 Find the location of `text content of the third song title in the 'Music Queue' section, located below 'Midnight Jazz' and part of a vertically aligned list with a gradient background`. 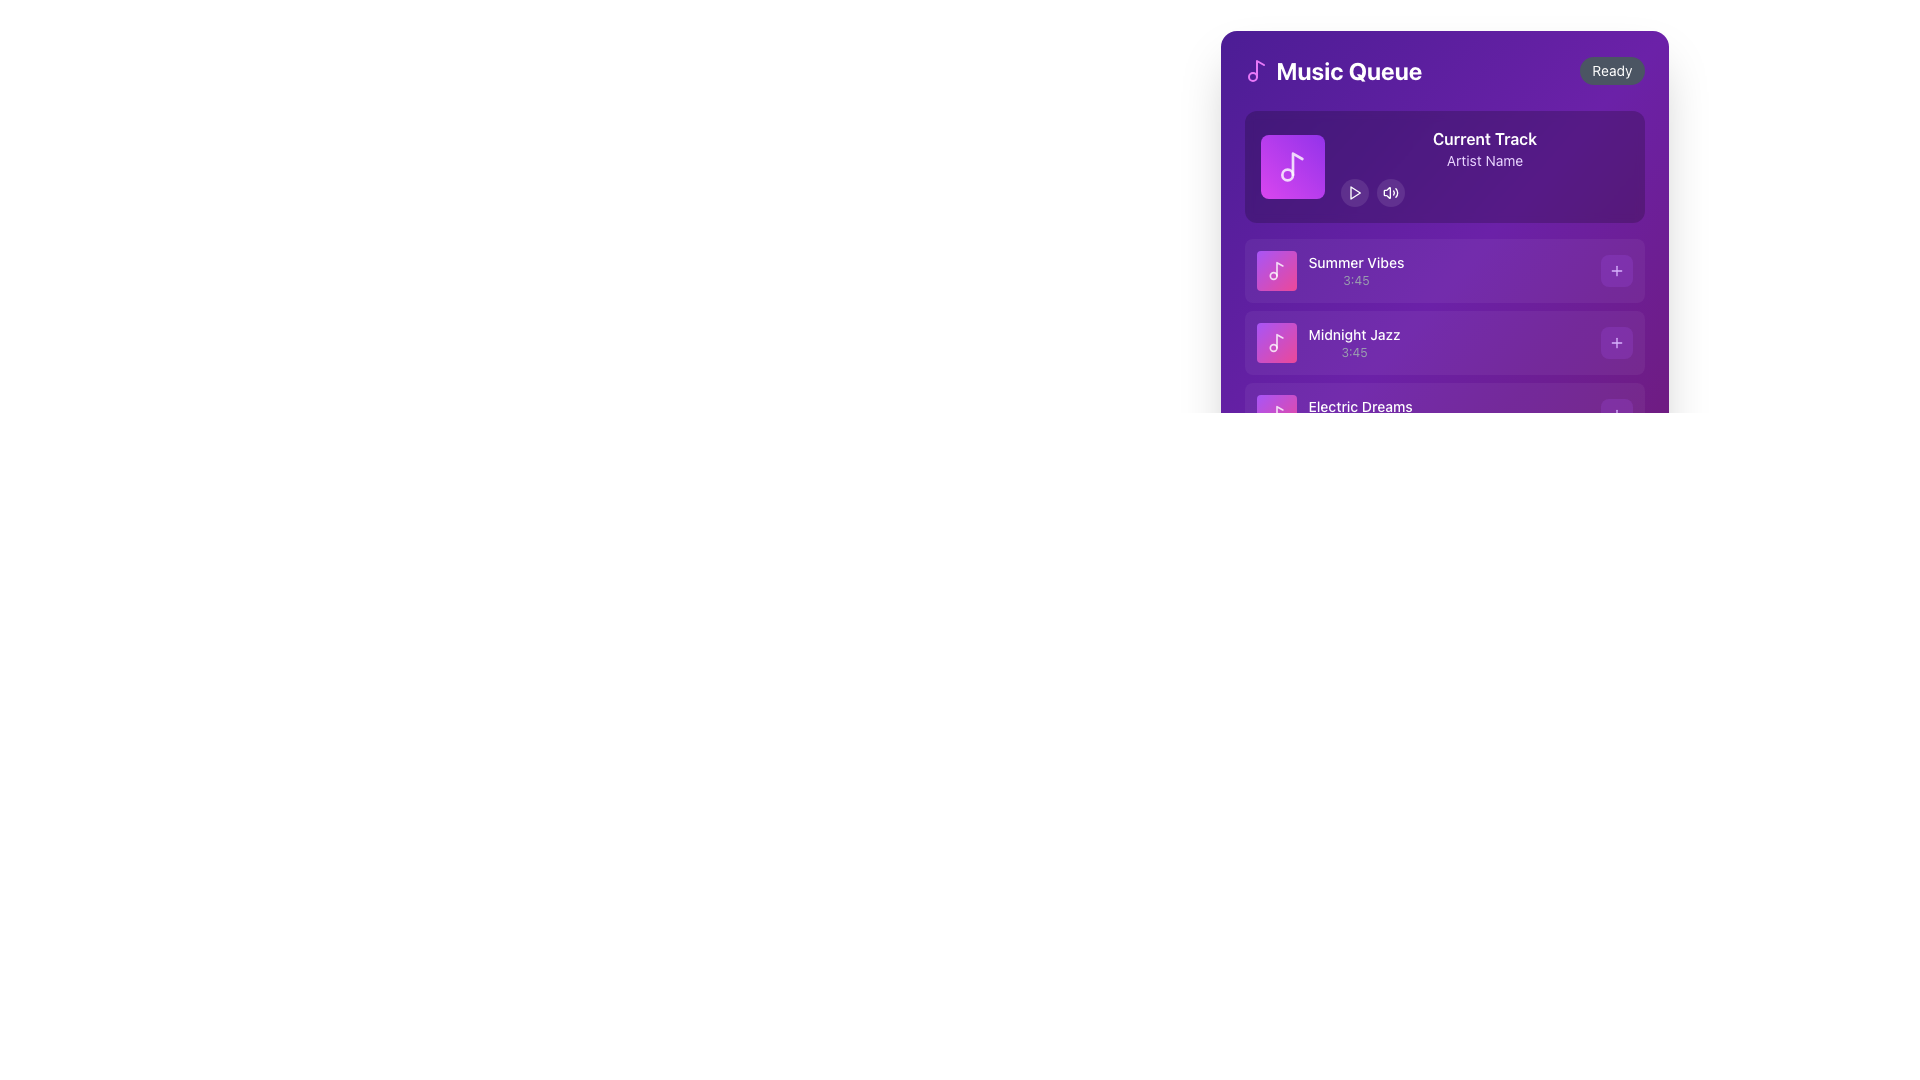

text content of the third song title in the 'Music Queue' section, located below 'Midnight Jazz' and part of a vertically aligned list with a gradient background is located at coordinates (1360, 414).